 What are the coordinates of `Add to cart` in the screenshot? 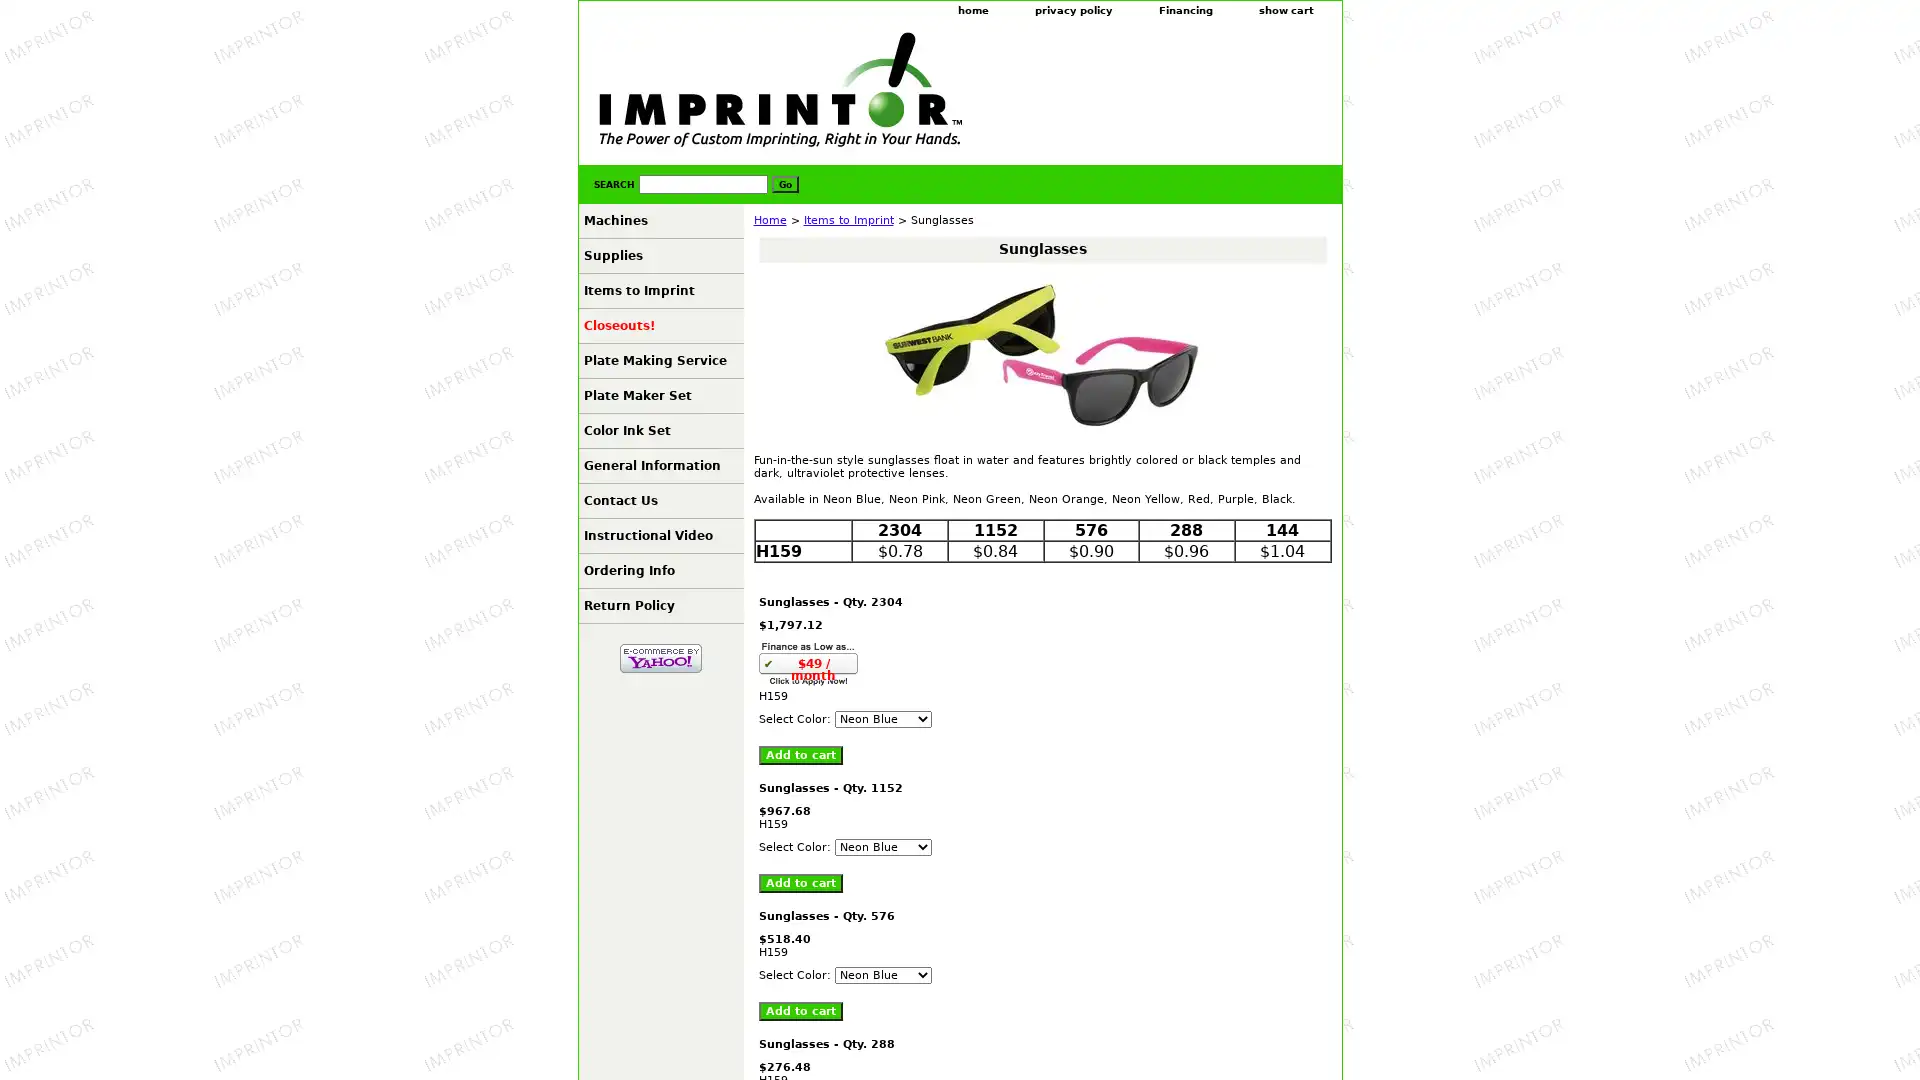 It's located at (800, 755).